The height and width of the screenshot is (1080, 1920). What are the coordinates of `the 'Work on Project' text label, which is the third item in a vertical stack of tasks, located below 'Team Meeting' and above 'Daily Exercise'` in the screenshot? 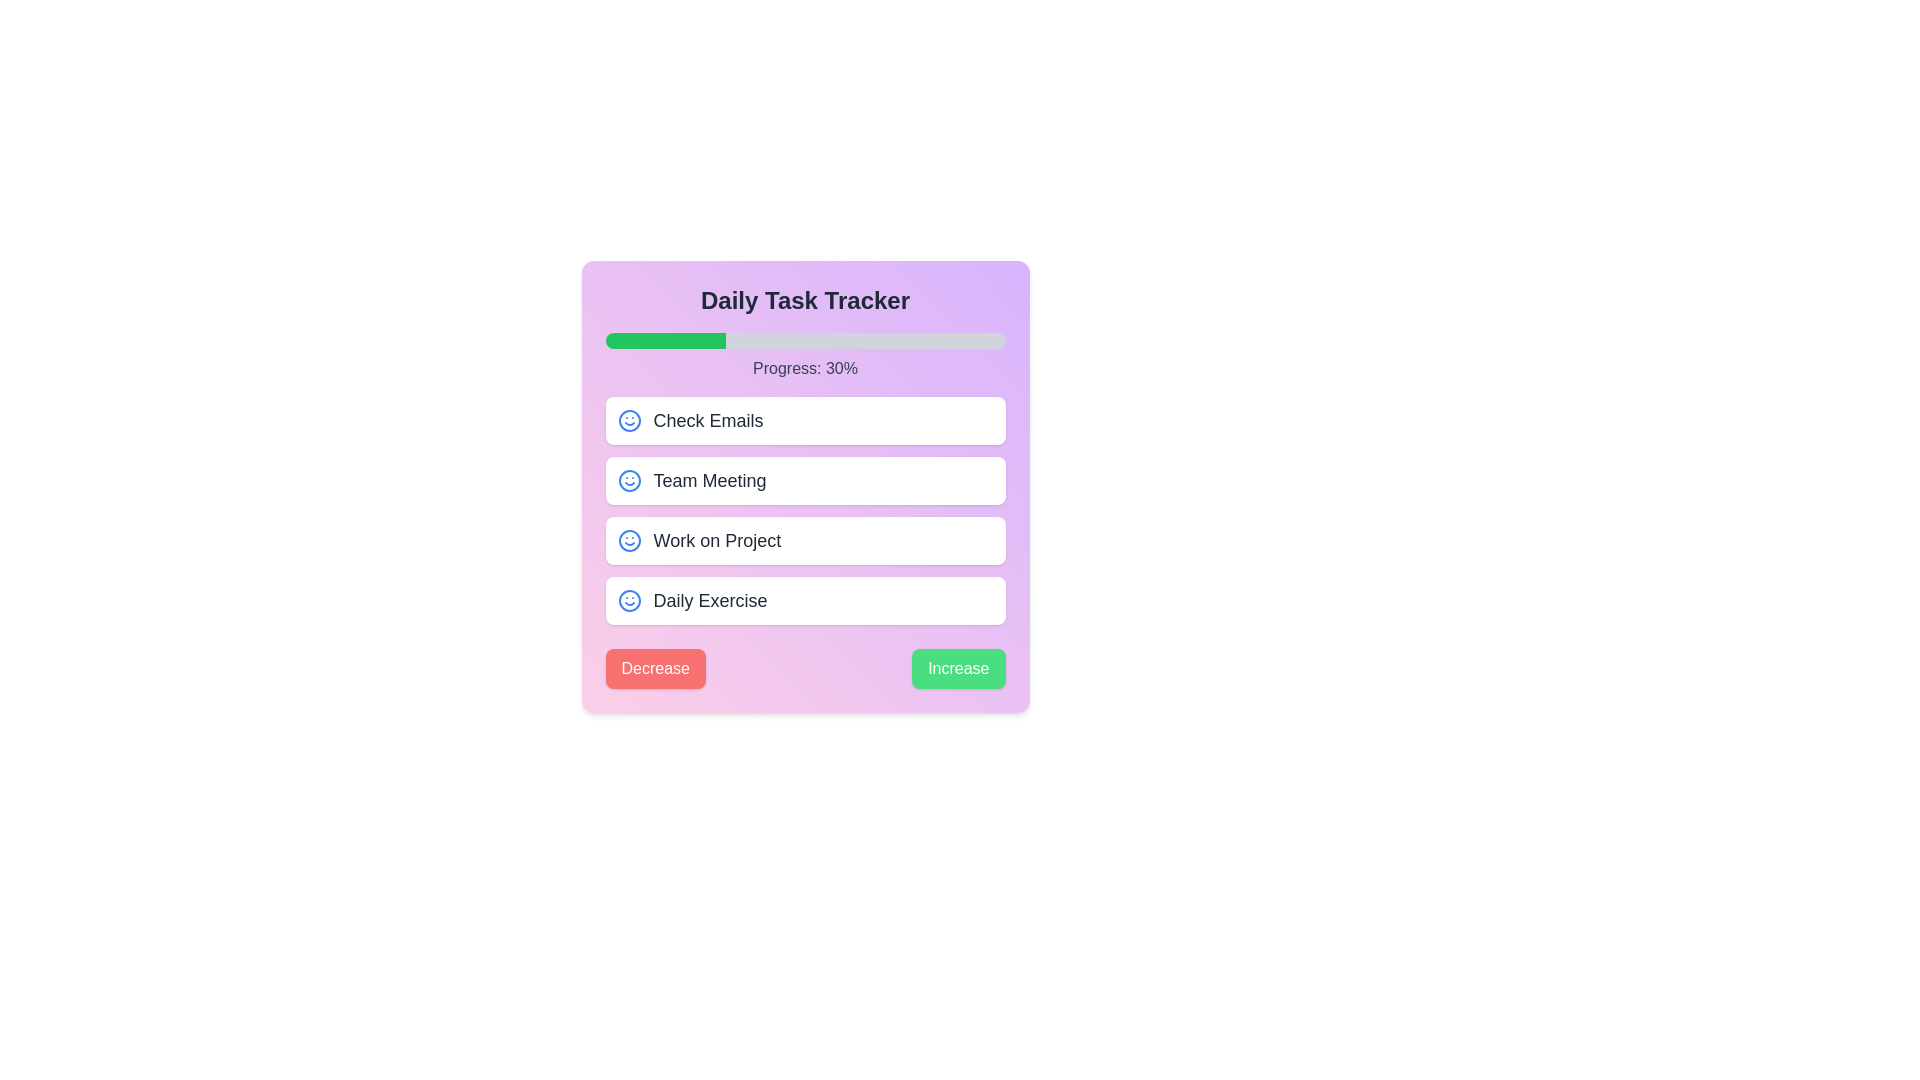 It's located at (717, 540).